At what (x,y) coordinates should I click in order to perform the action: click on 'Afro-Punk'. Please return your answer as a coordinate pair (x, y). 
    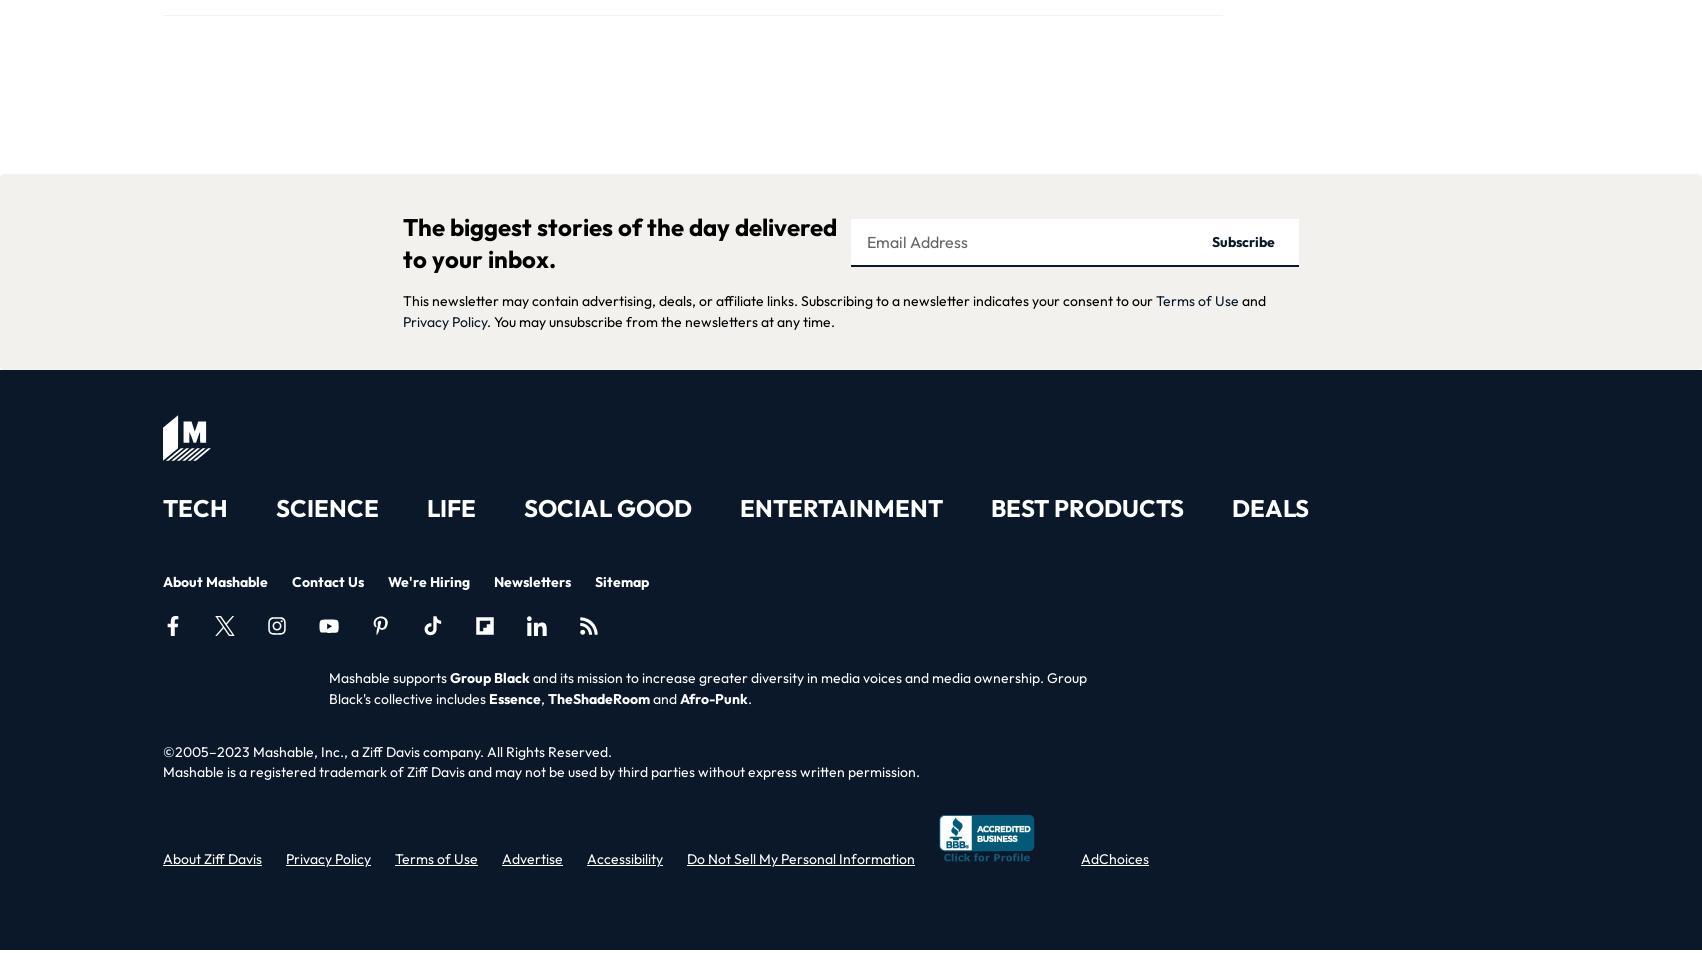
    Looking at the image, I should click on (712, 699).